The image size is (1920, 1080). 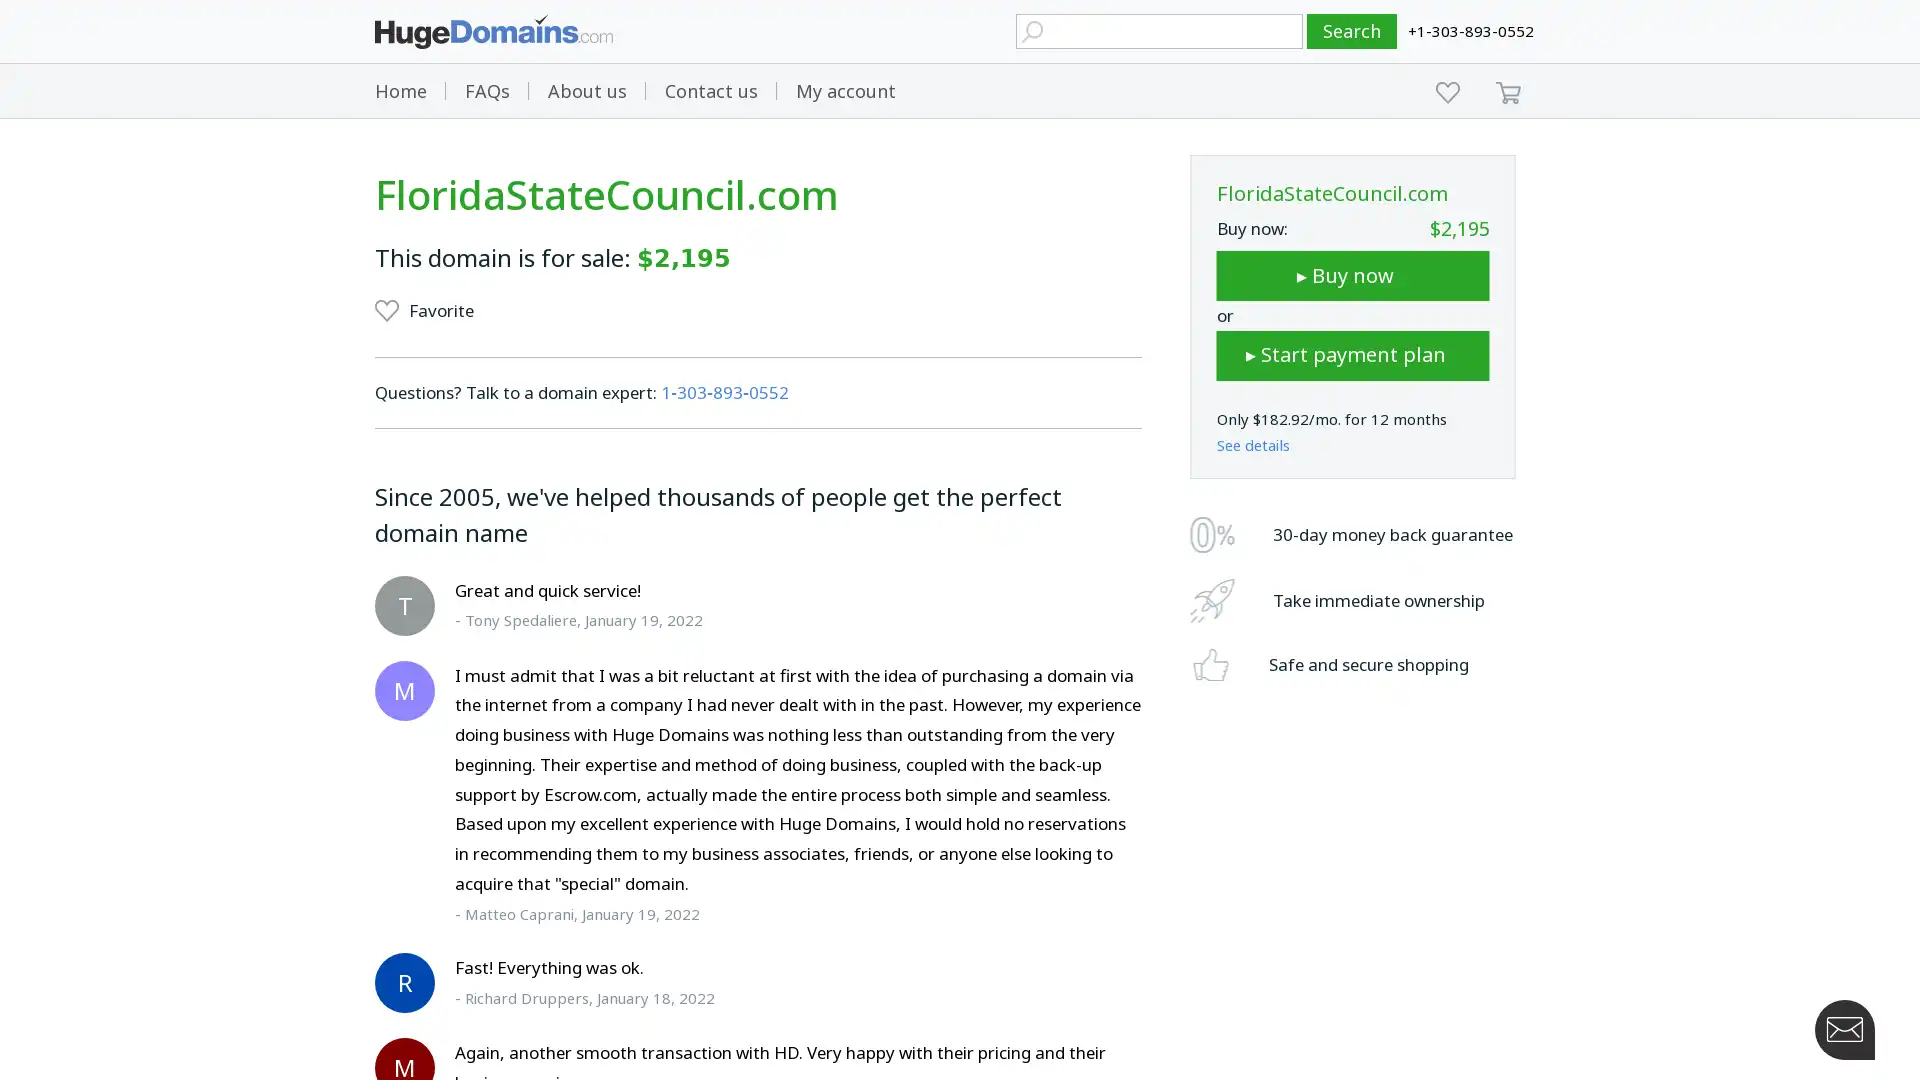 I want to click on Search, so click(x=1352, y=31).